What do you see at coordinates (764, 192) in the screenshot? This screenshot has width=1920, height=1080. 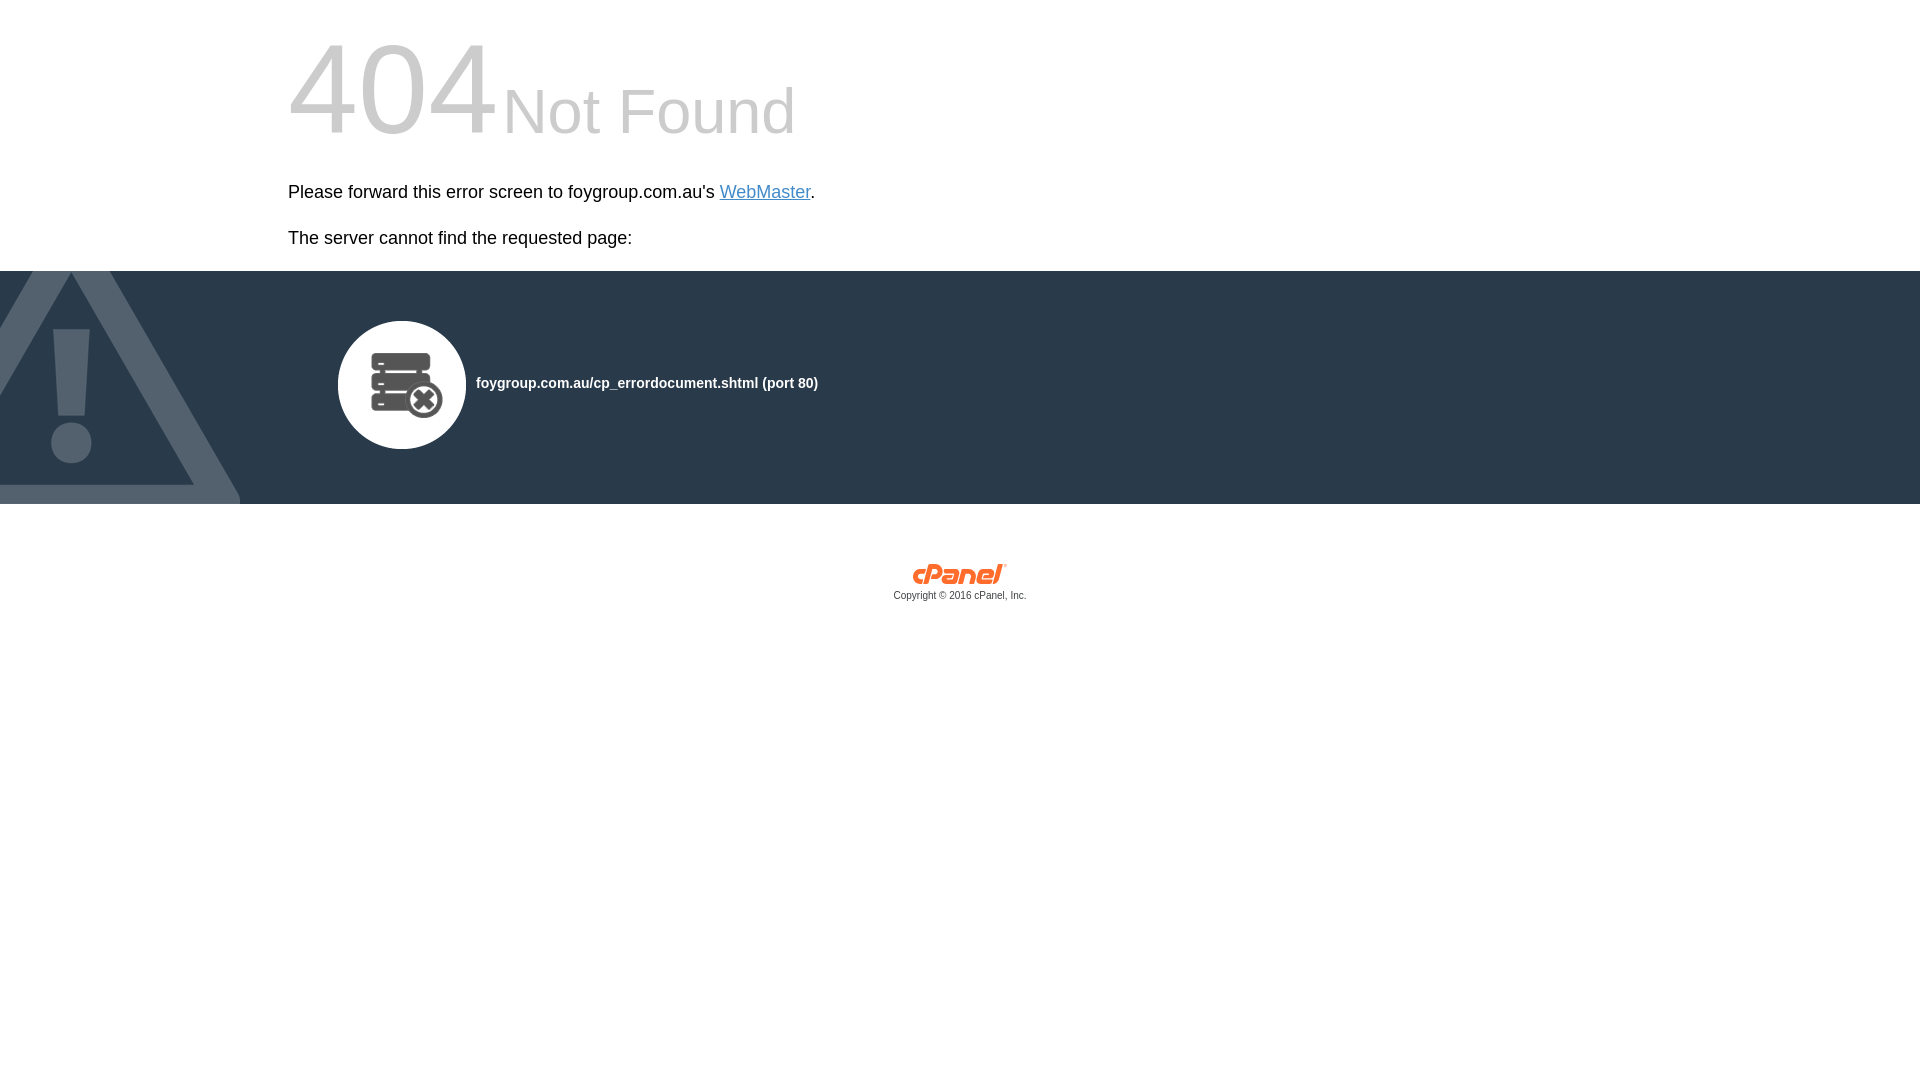 I see `'WebMaster'` at bounding box center [764, 192].